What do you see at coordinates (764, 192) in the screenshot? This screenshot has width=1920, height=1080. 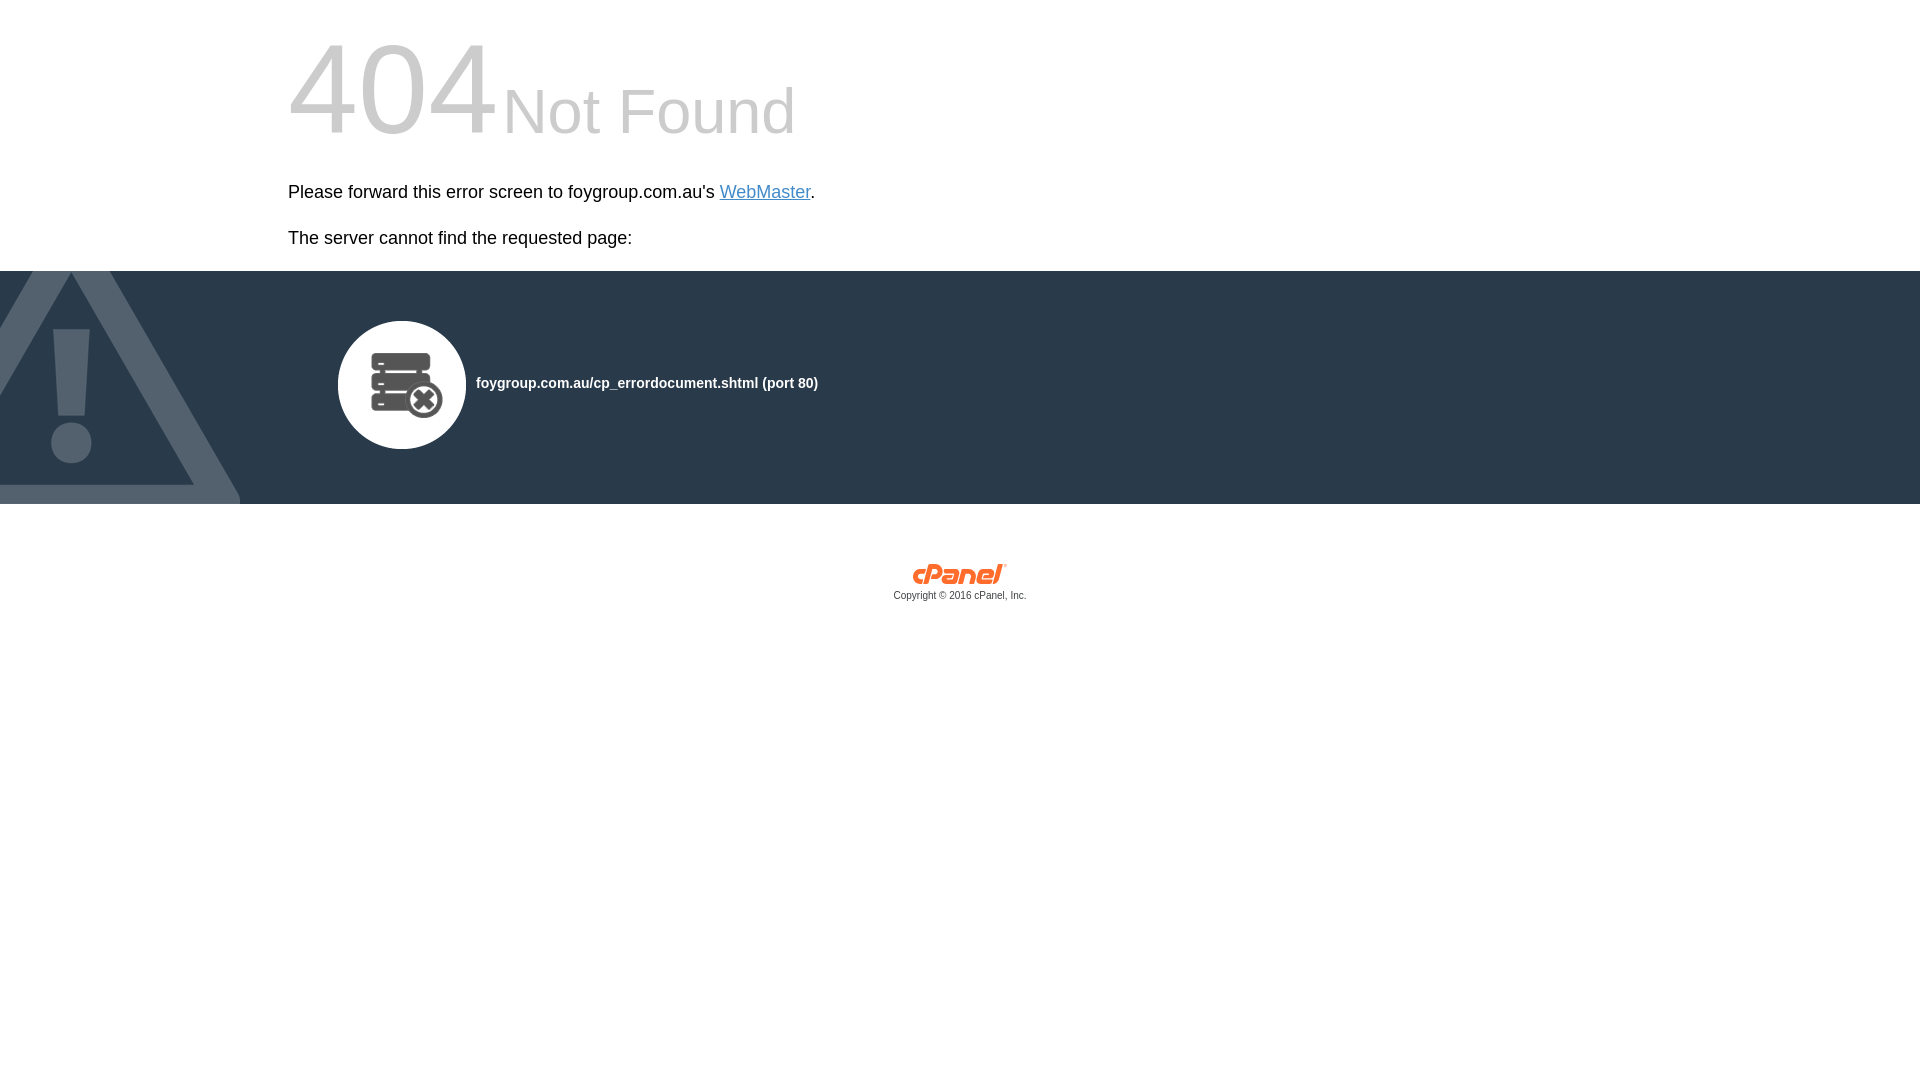 I see `'WebMaster'` at bounding box center [764, 192].